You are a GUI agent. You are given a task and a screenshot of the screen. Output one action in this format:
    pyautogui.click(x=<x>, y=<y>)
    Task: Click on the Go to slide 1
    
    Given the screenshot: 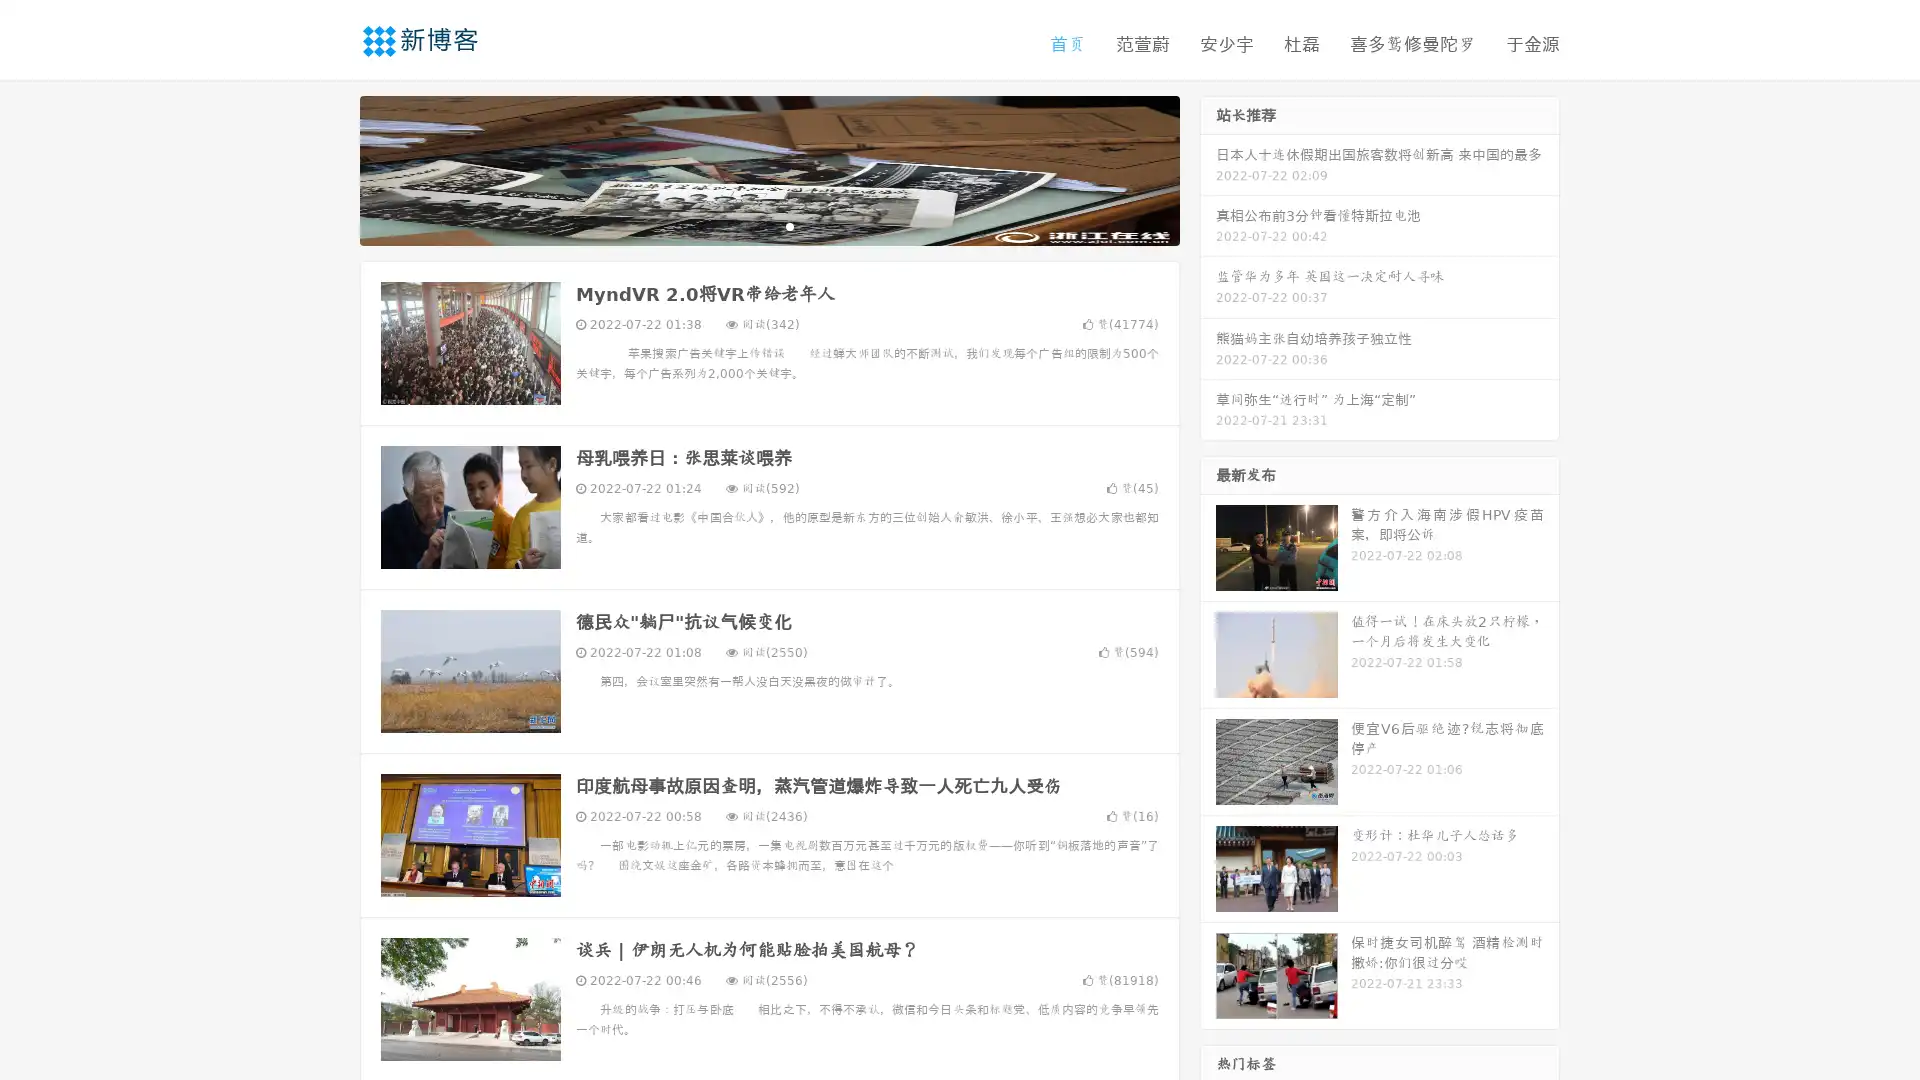 What is the action you would take?
    pyautogui.click(x=748, y=225)
    